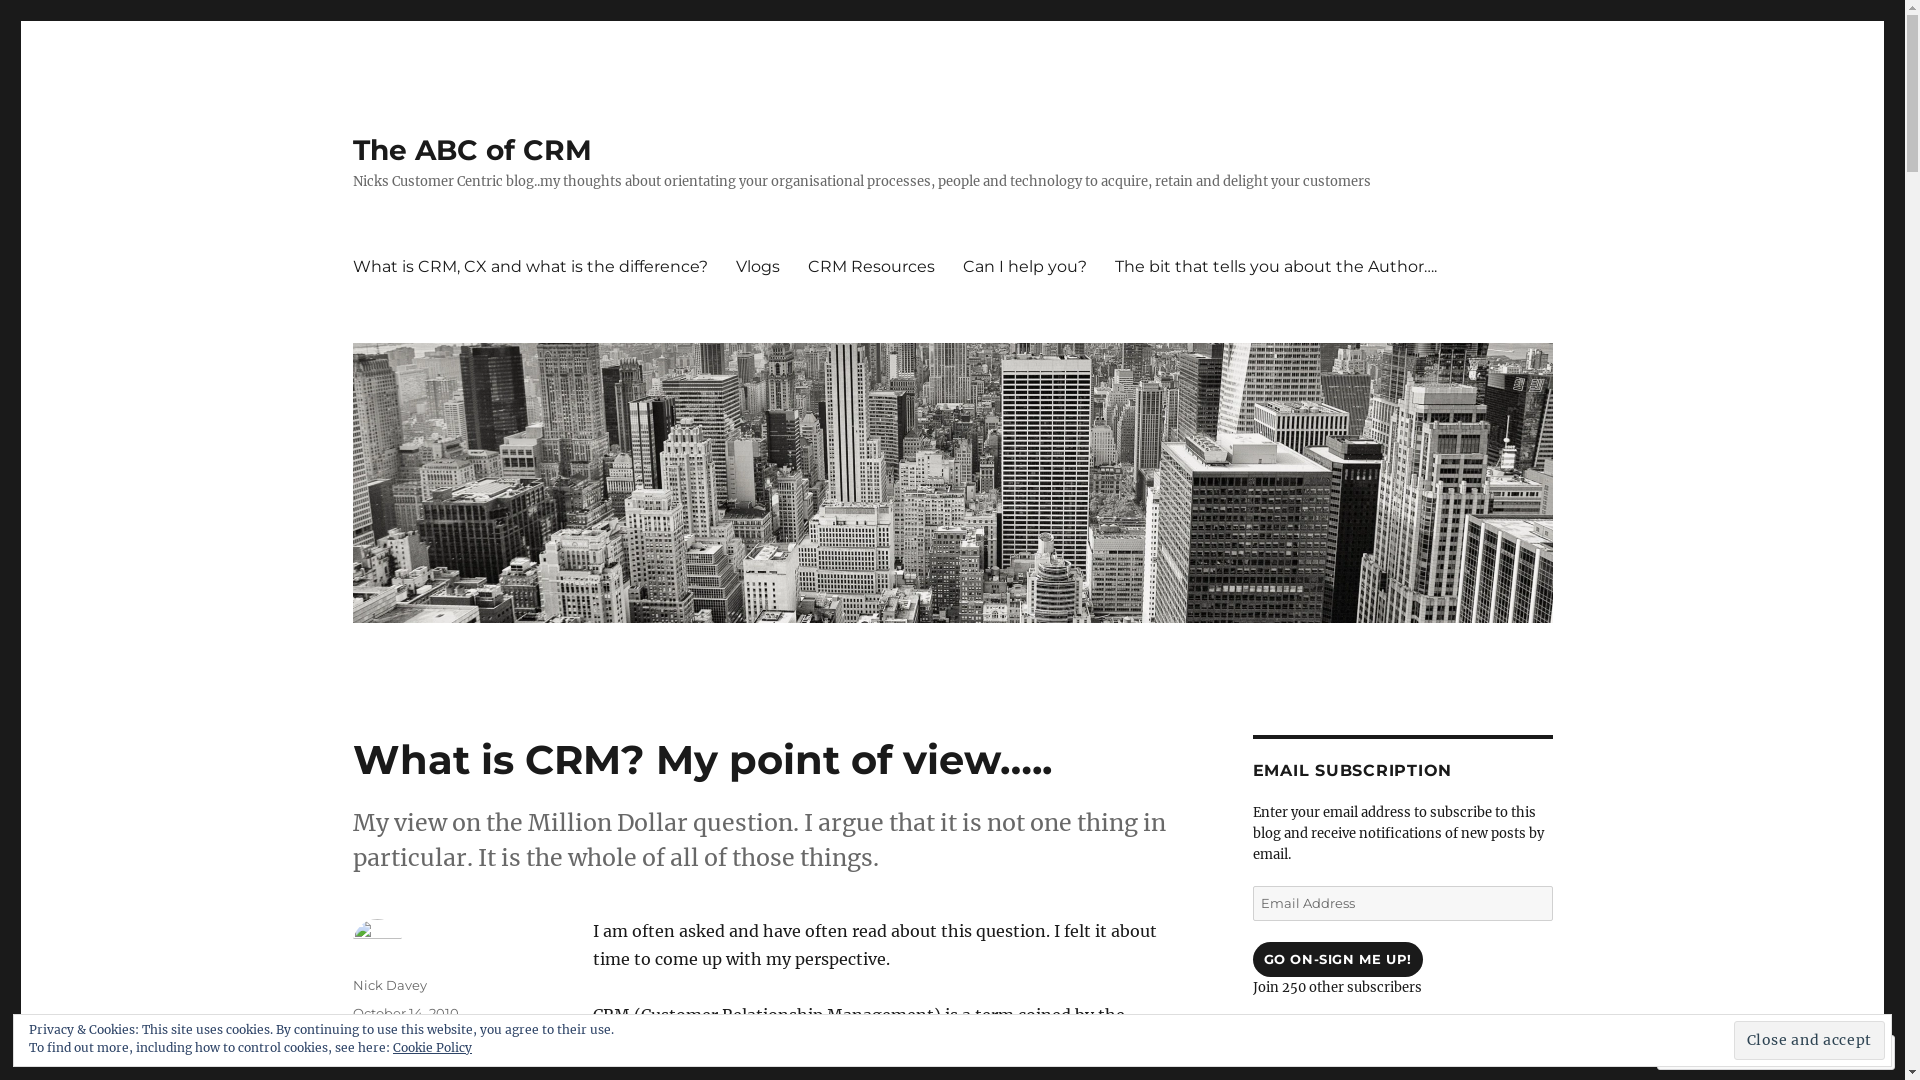 This screenshot has width=1920, height=1080. Describe the element at coordinates (470, 149) in the screenshot. I see `'The ABC of CRM'` at that location.